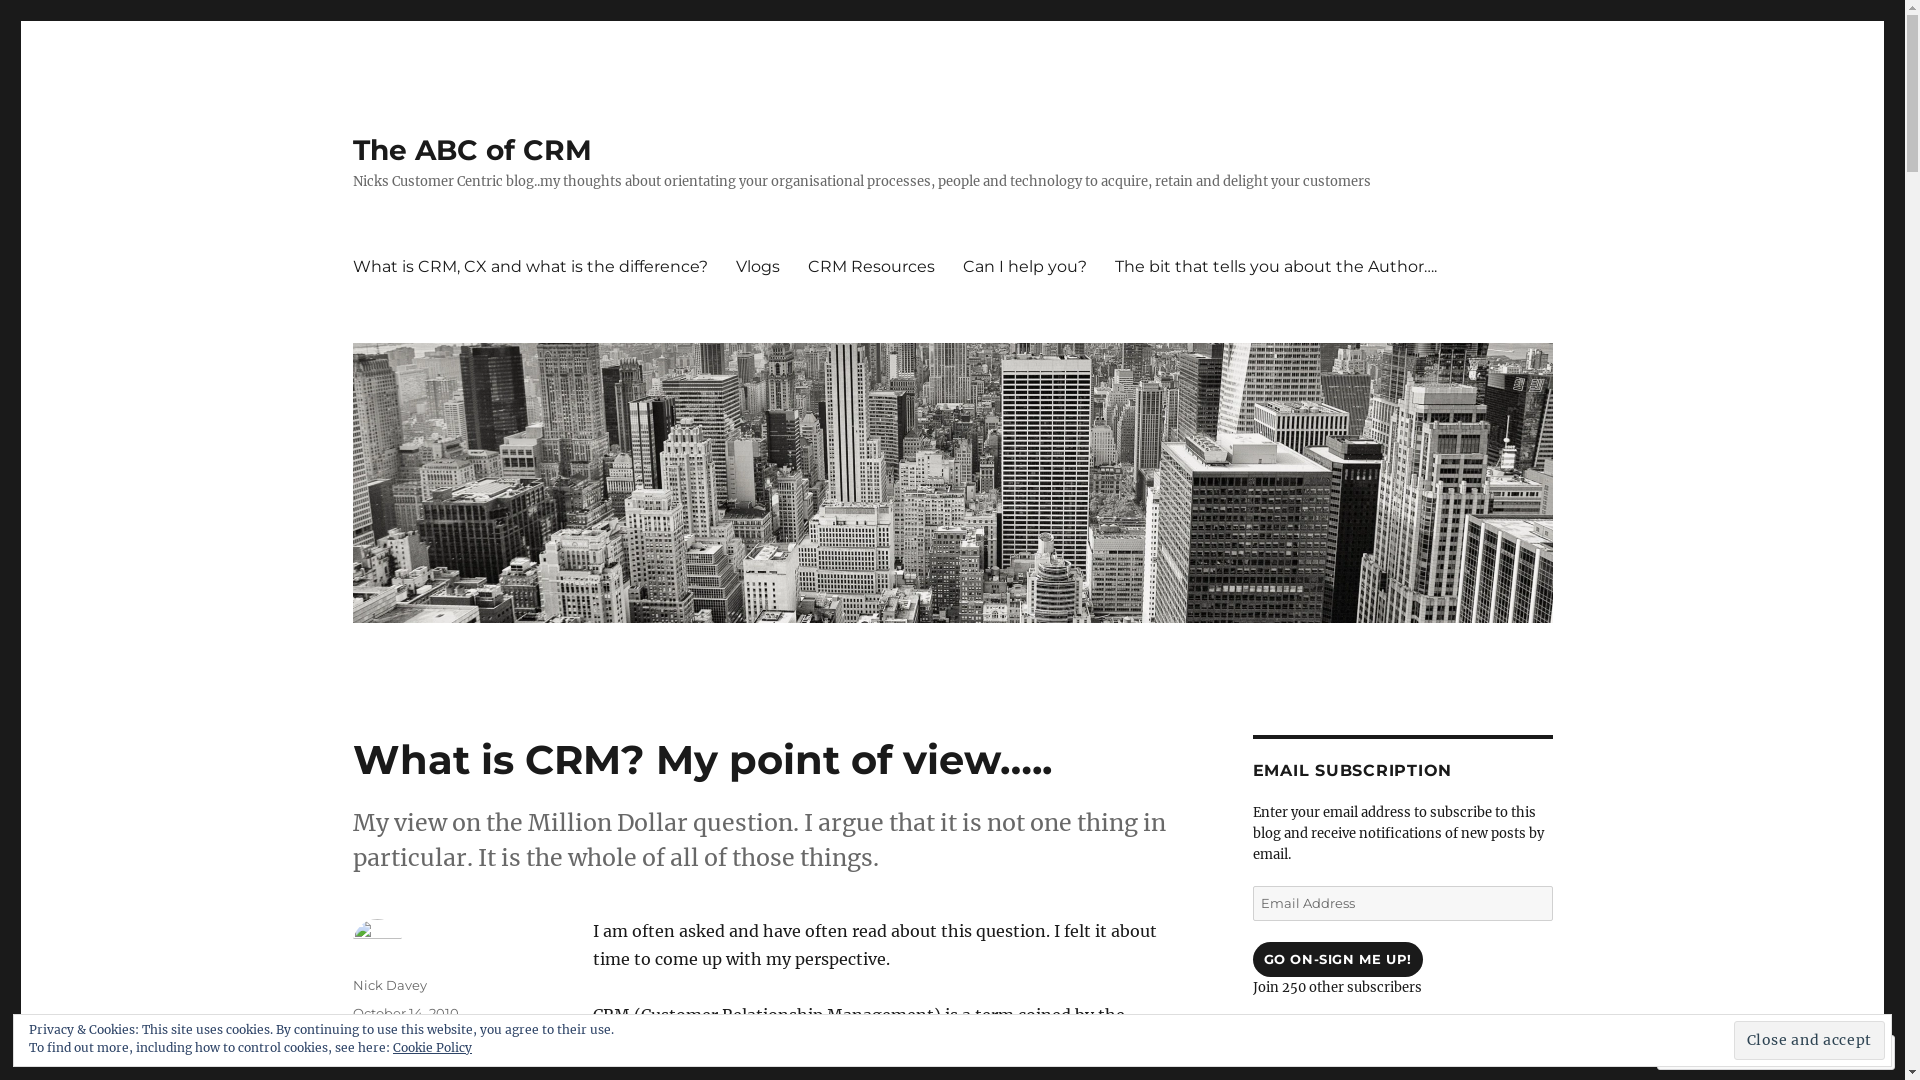 This screenshot has width=1920, height=1080. Describe the element at coordinates (470, 149) in the screenshot. I see `'The ABC of CRM'` at that location.